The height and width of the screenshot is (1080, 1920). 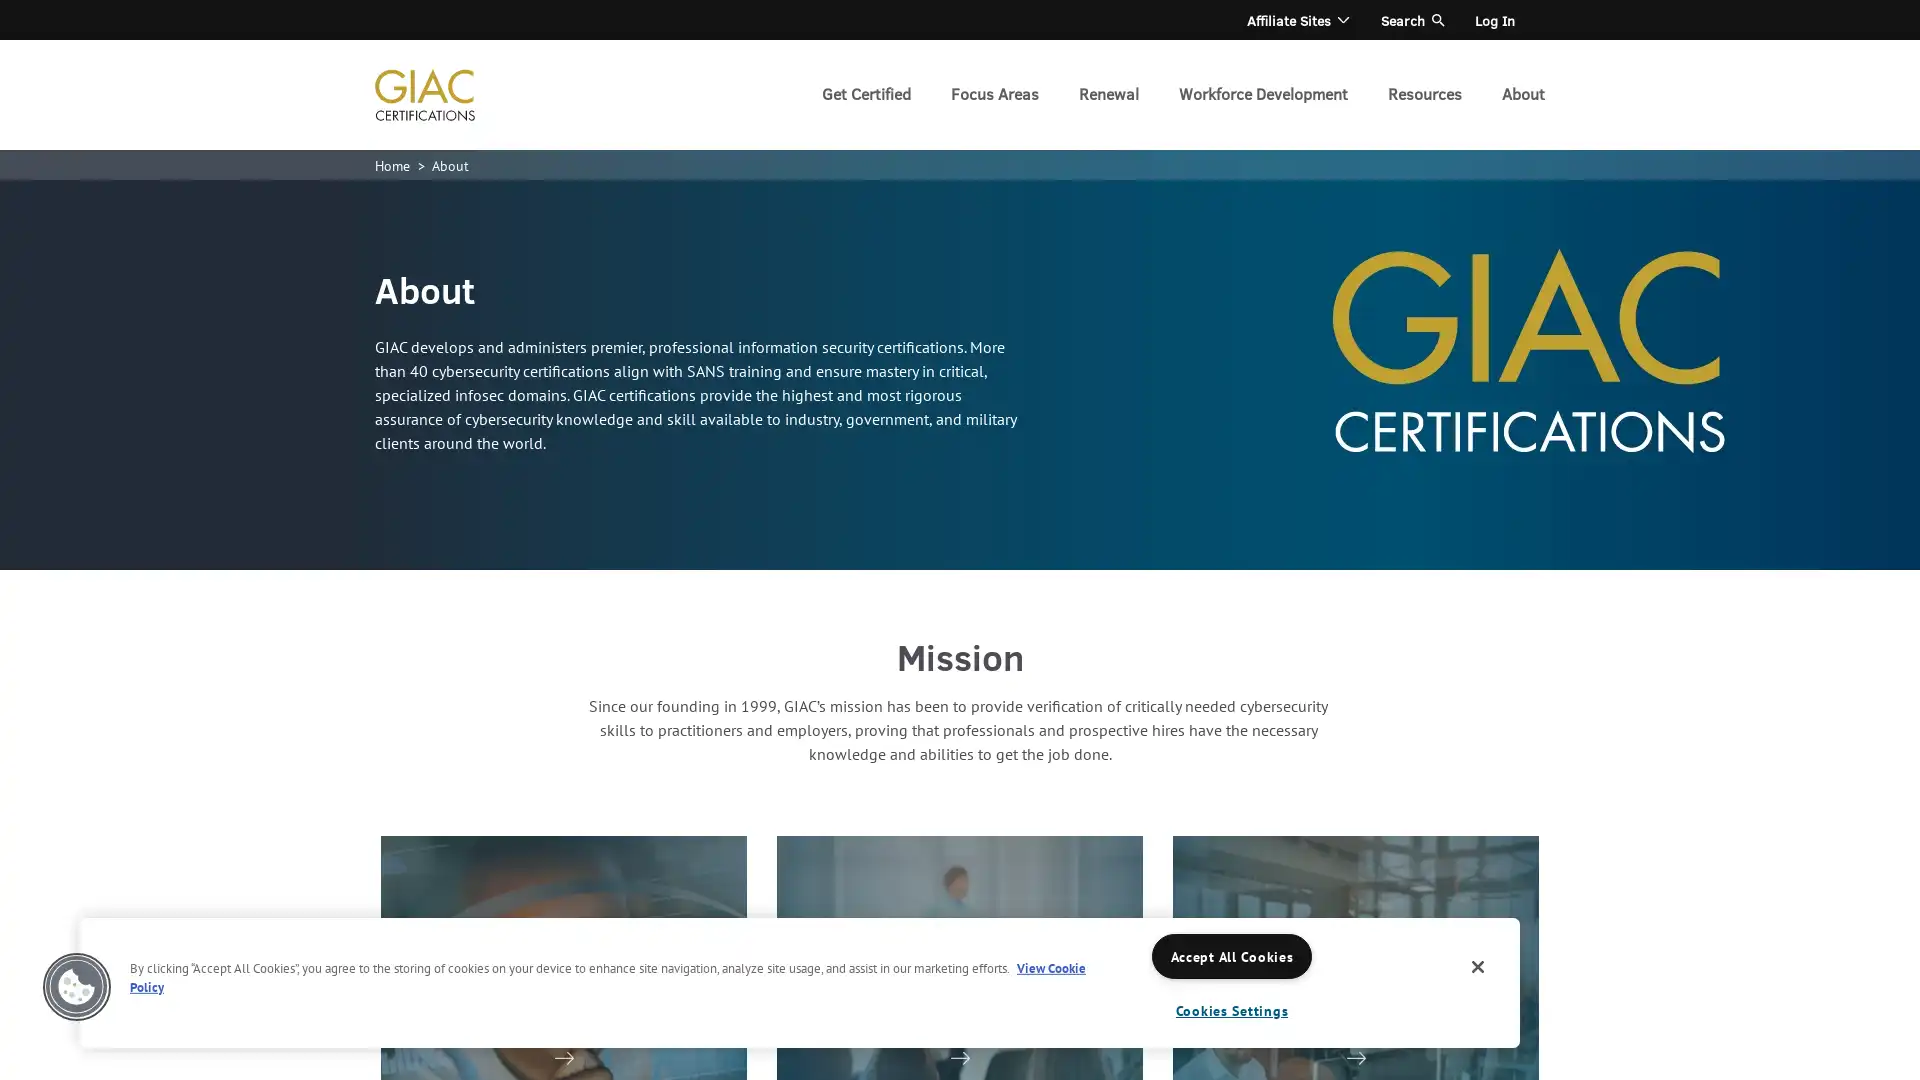 What do you see at coordinates (76, 986) in the screenshot?
I see `Cookies` at bounding box center [76, 986].